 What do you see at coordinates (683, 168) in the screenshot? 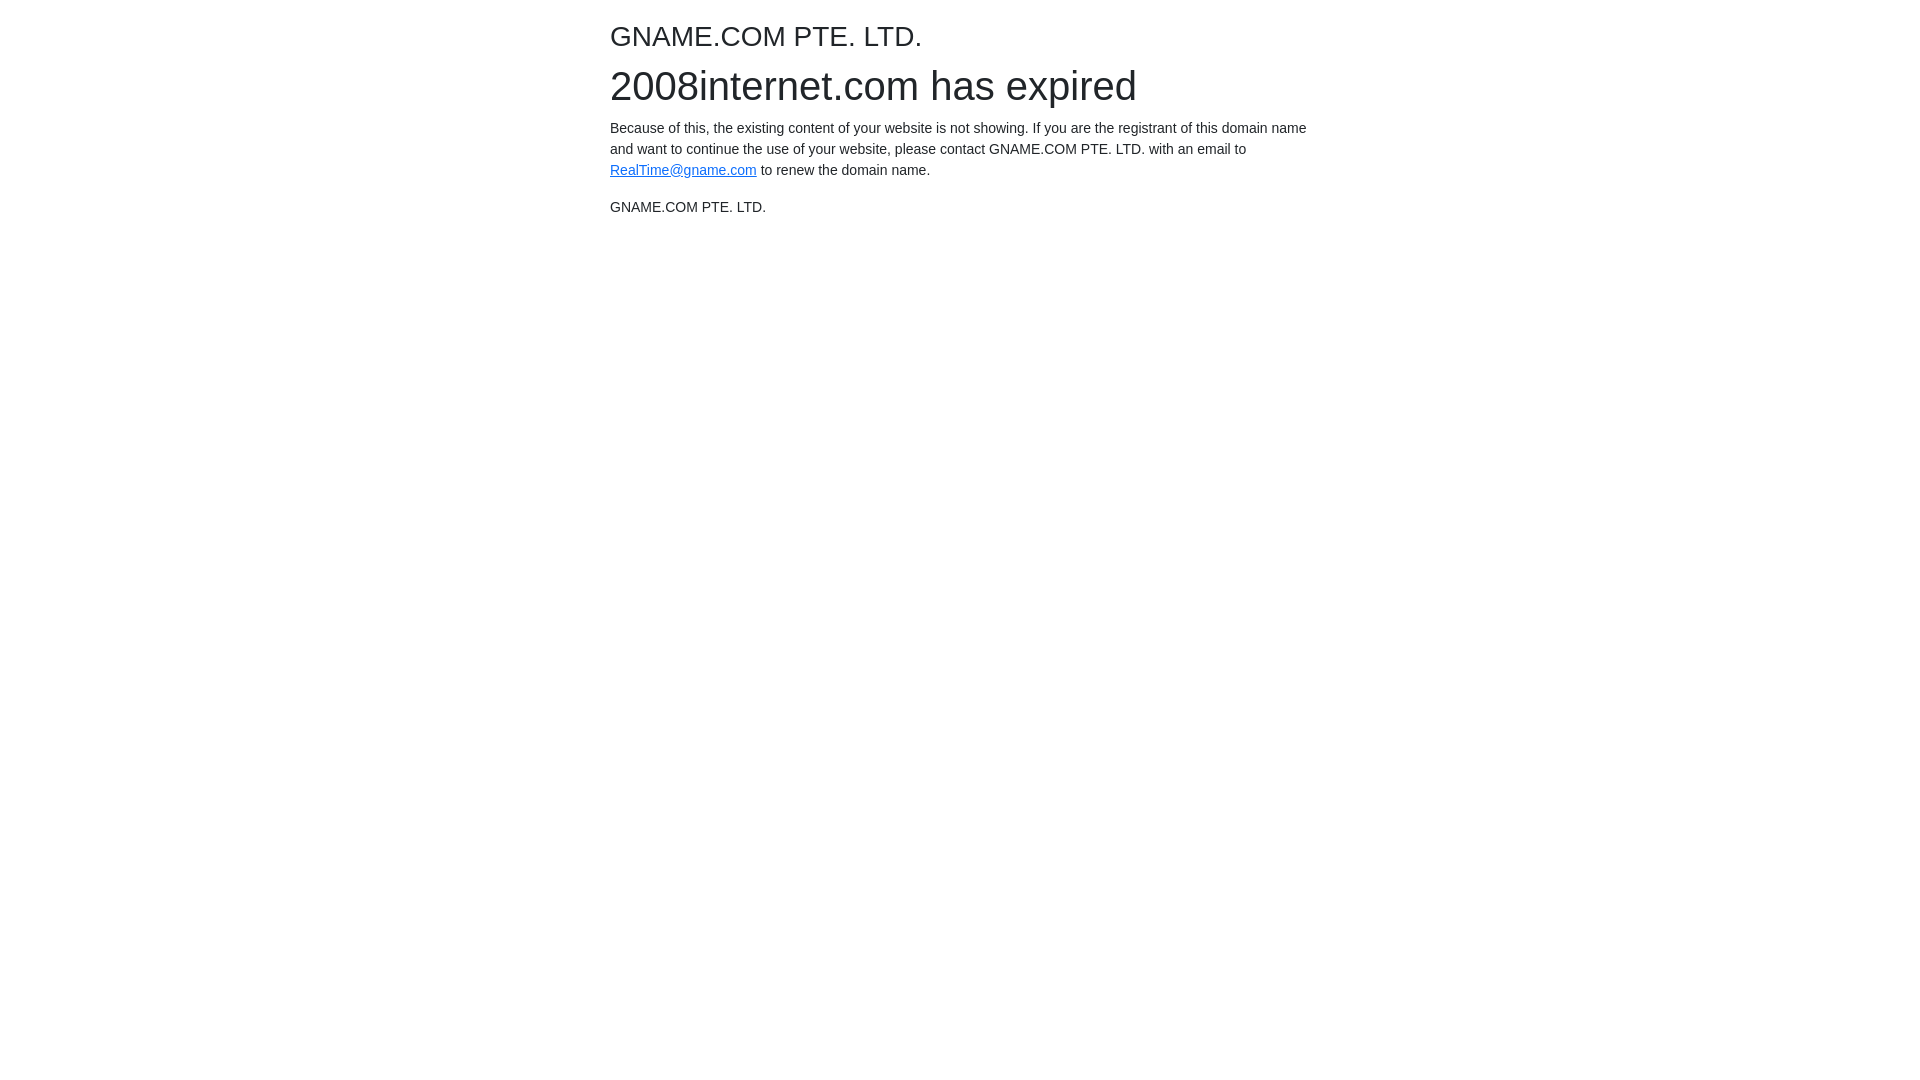
I see `'RealTime@gname.com'` at bounding box center [683, 168].